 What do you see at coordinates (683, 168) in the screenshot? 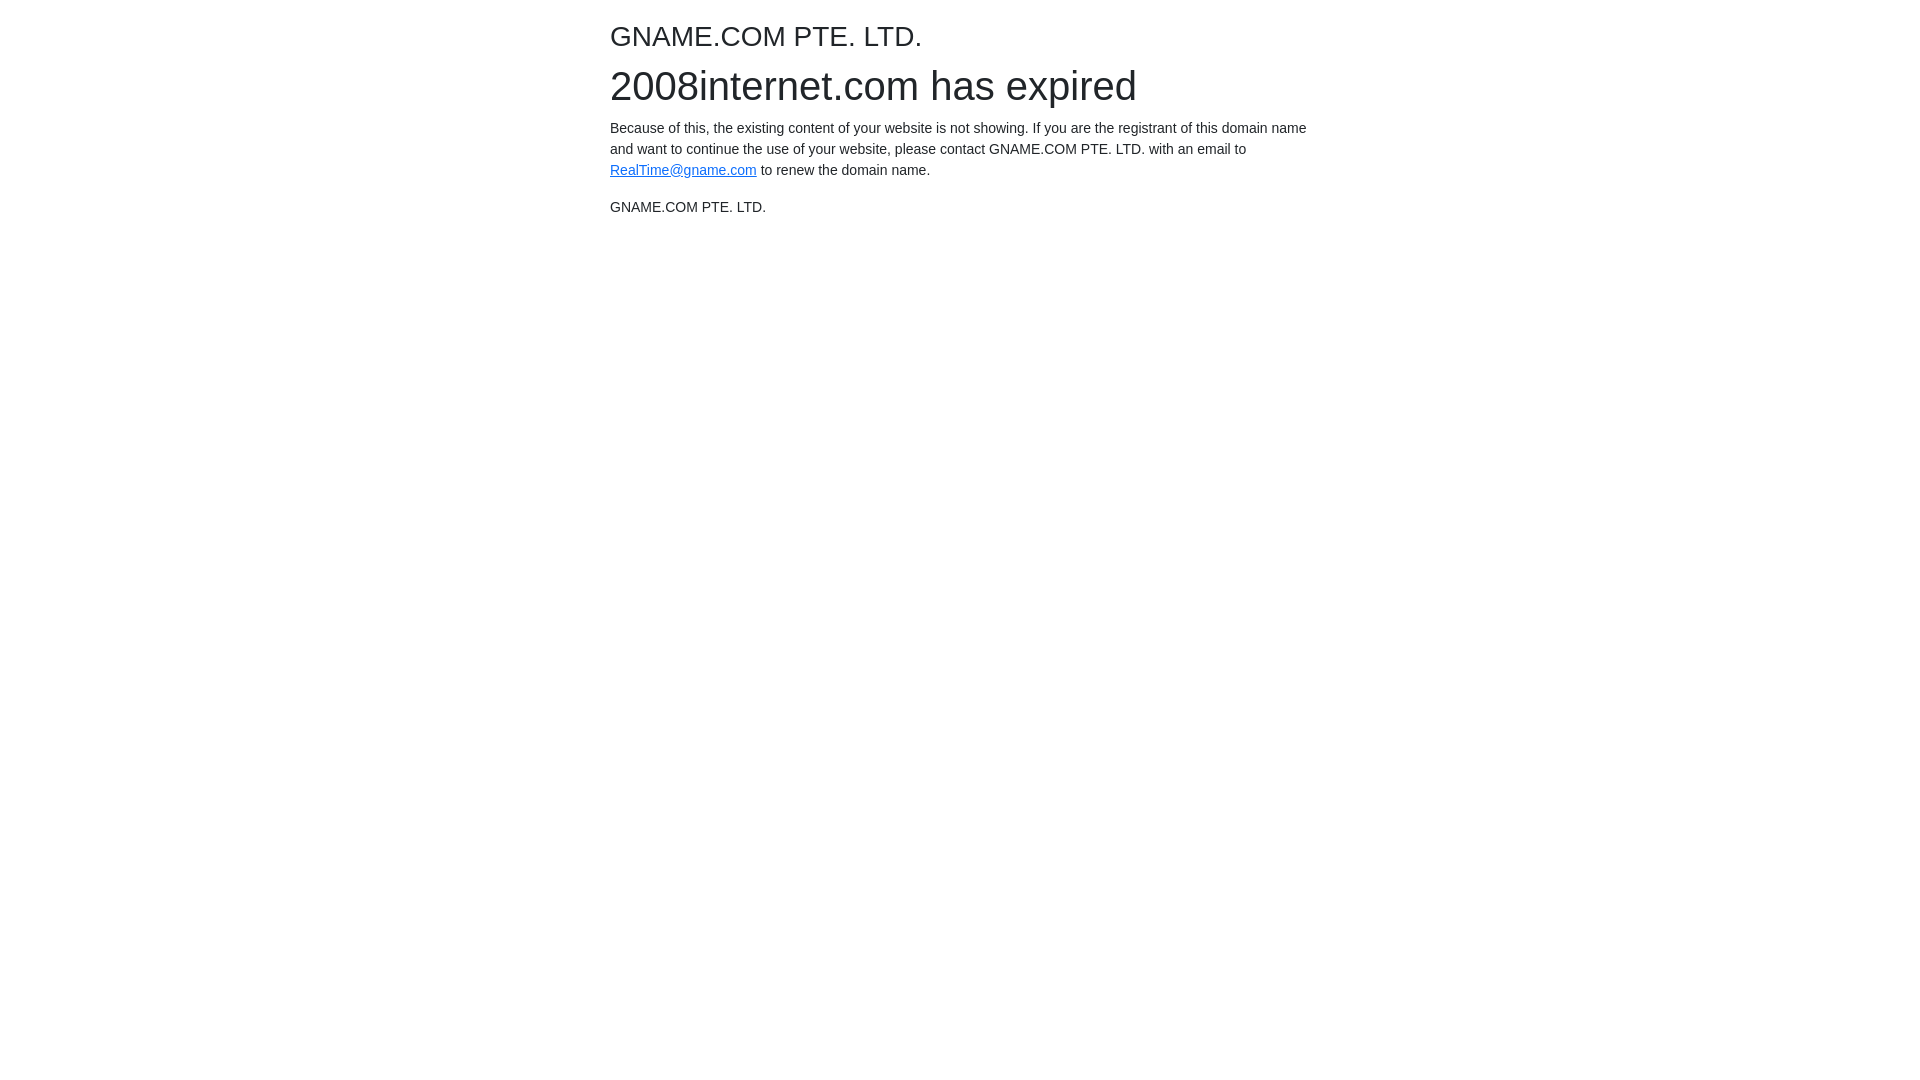
I see `'RealTime@gname.com'` at bounding box center [683, 168].